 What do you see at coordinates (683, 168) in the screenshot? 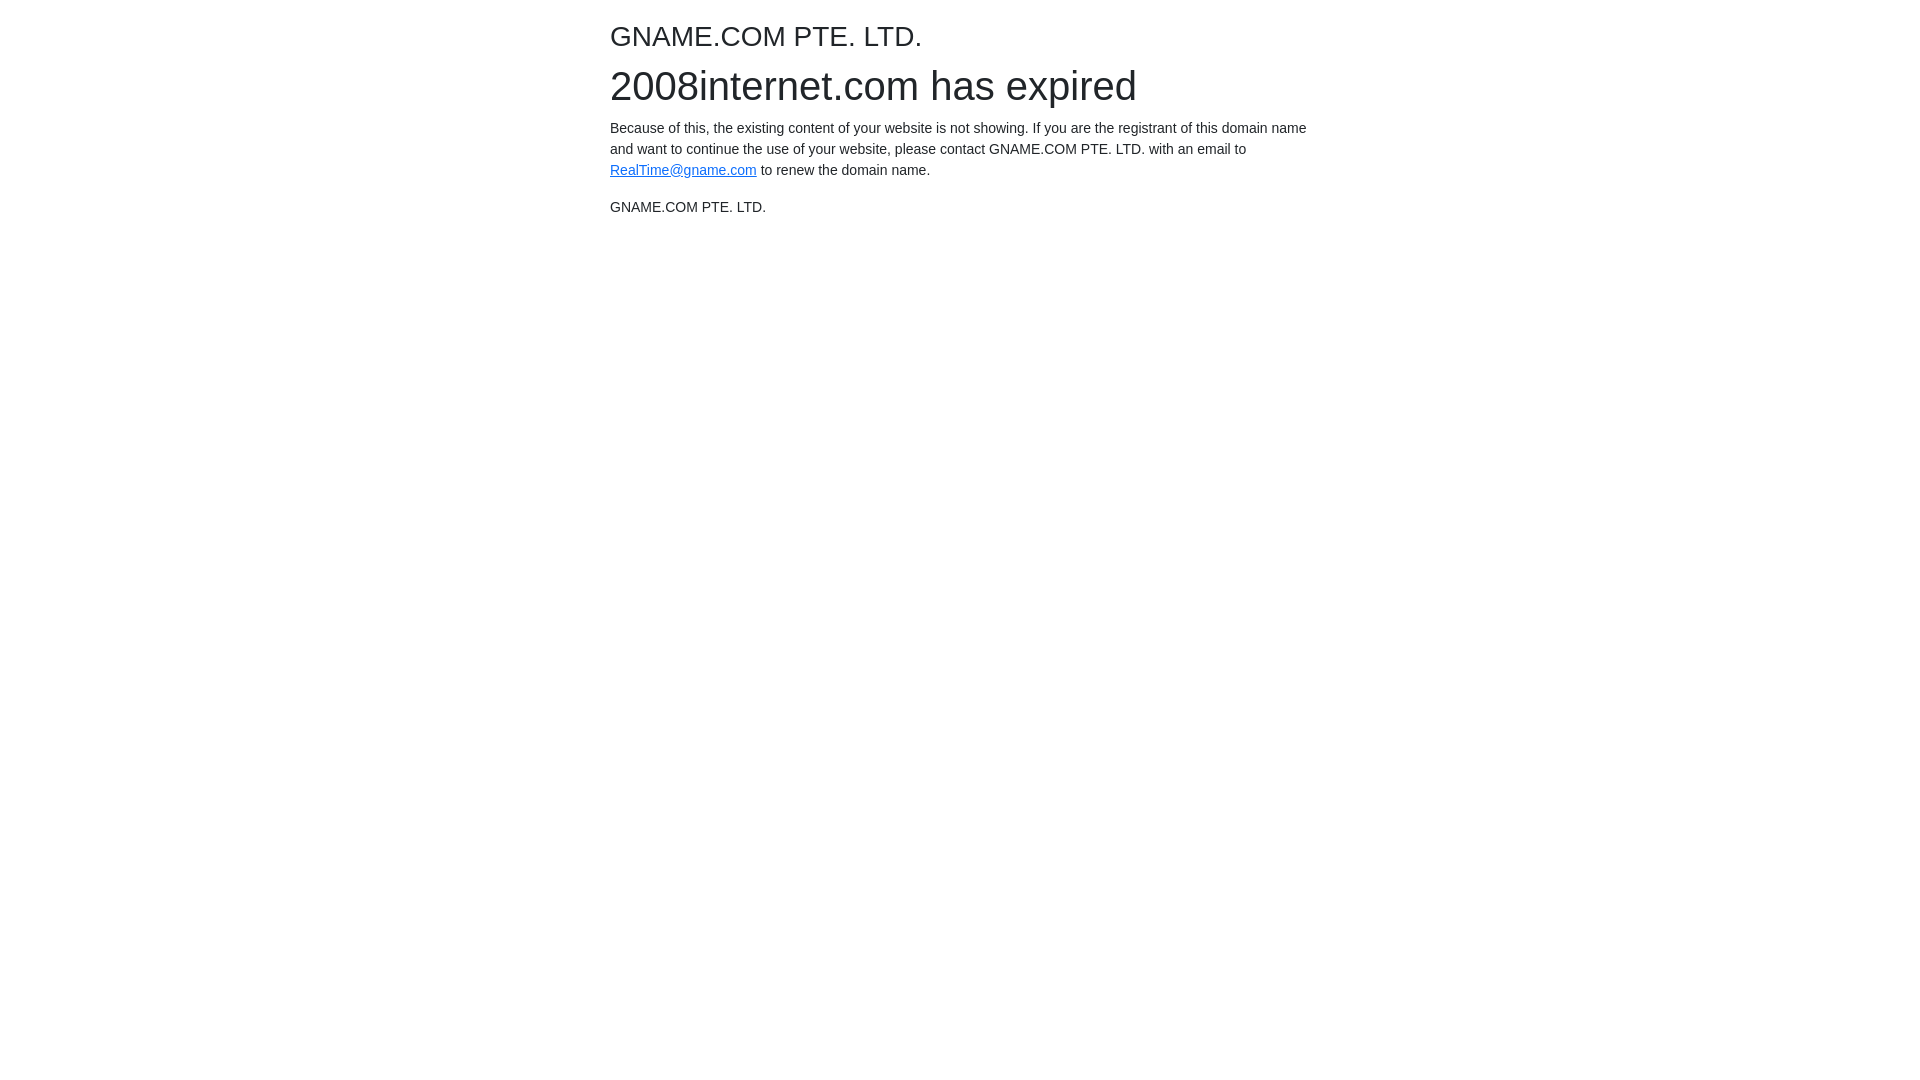
I see `'RealTime@gname.com'` at bounding box center [683, 168].